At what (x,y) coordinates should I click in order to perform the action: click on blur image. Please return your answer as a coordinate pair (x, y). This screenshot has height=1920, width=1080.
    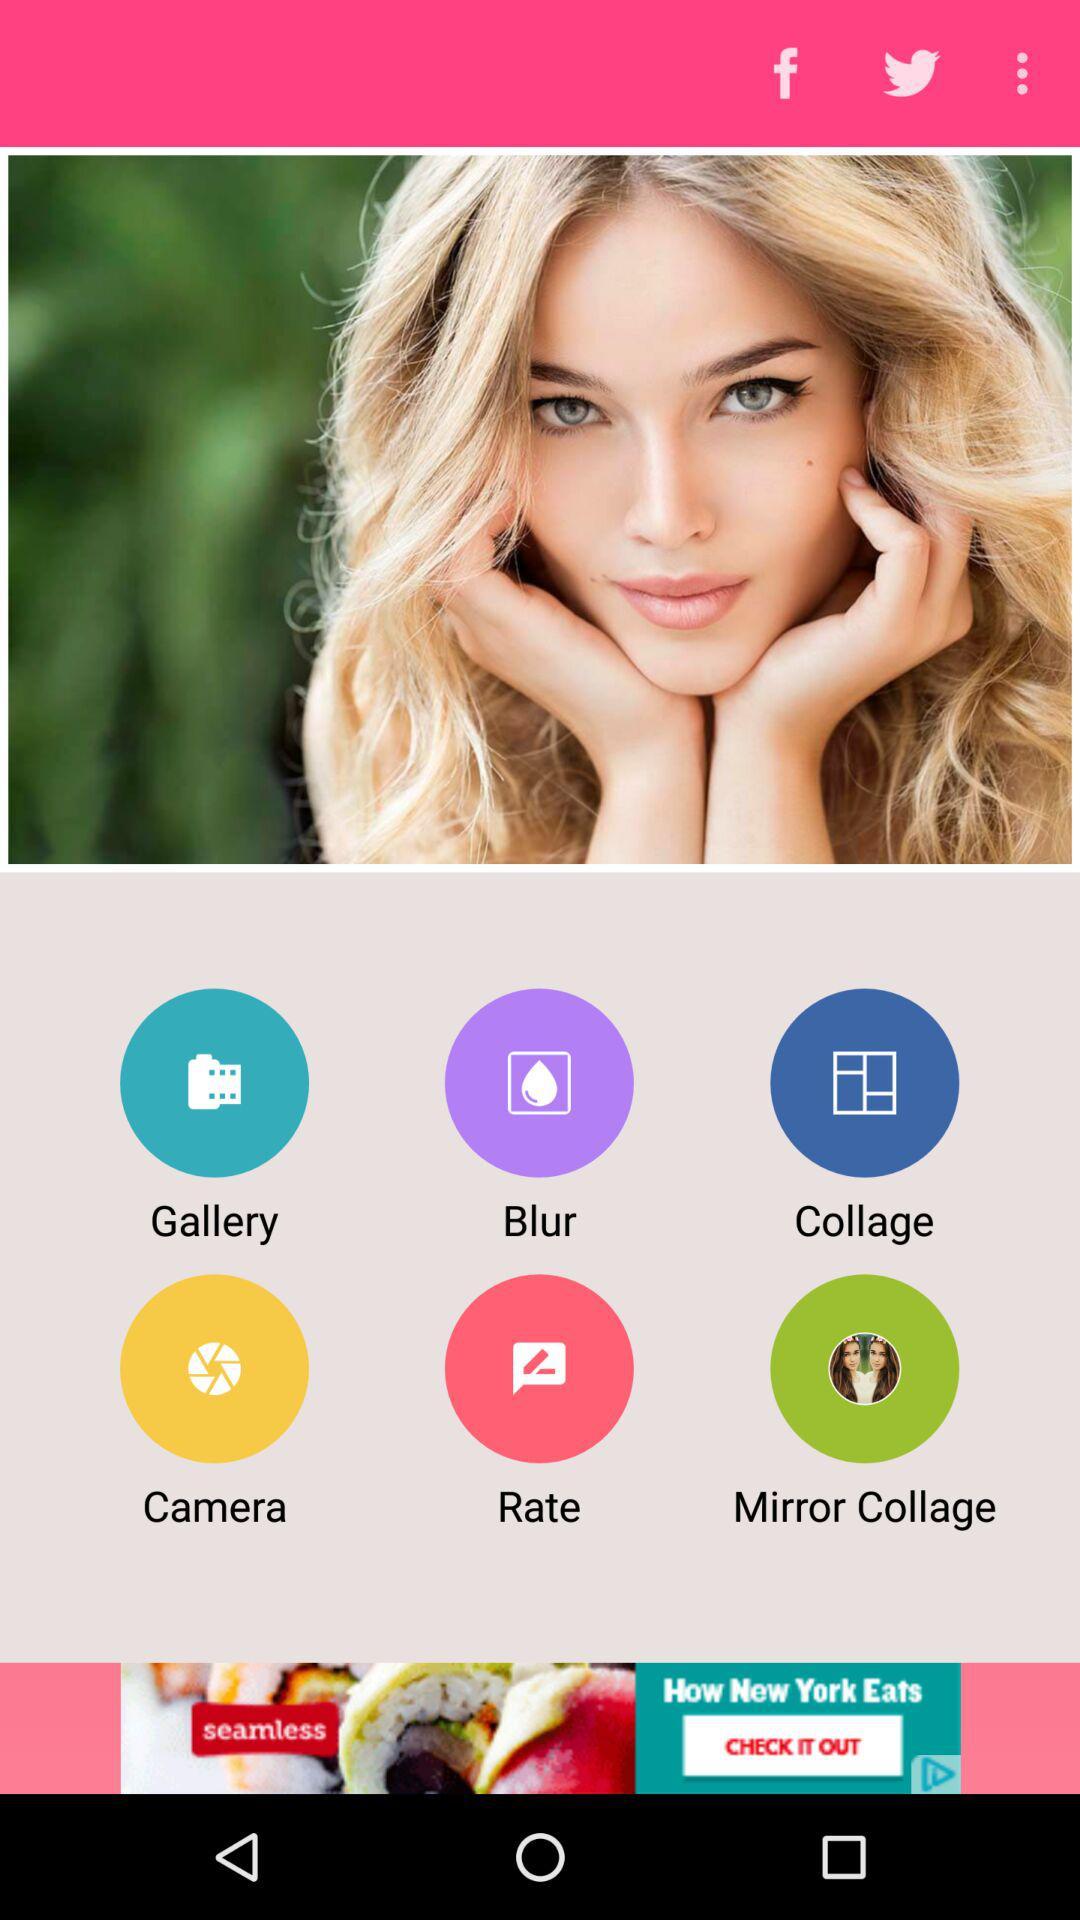
    Looking at the image, I should click on (538, 1082).